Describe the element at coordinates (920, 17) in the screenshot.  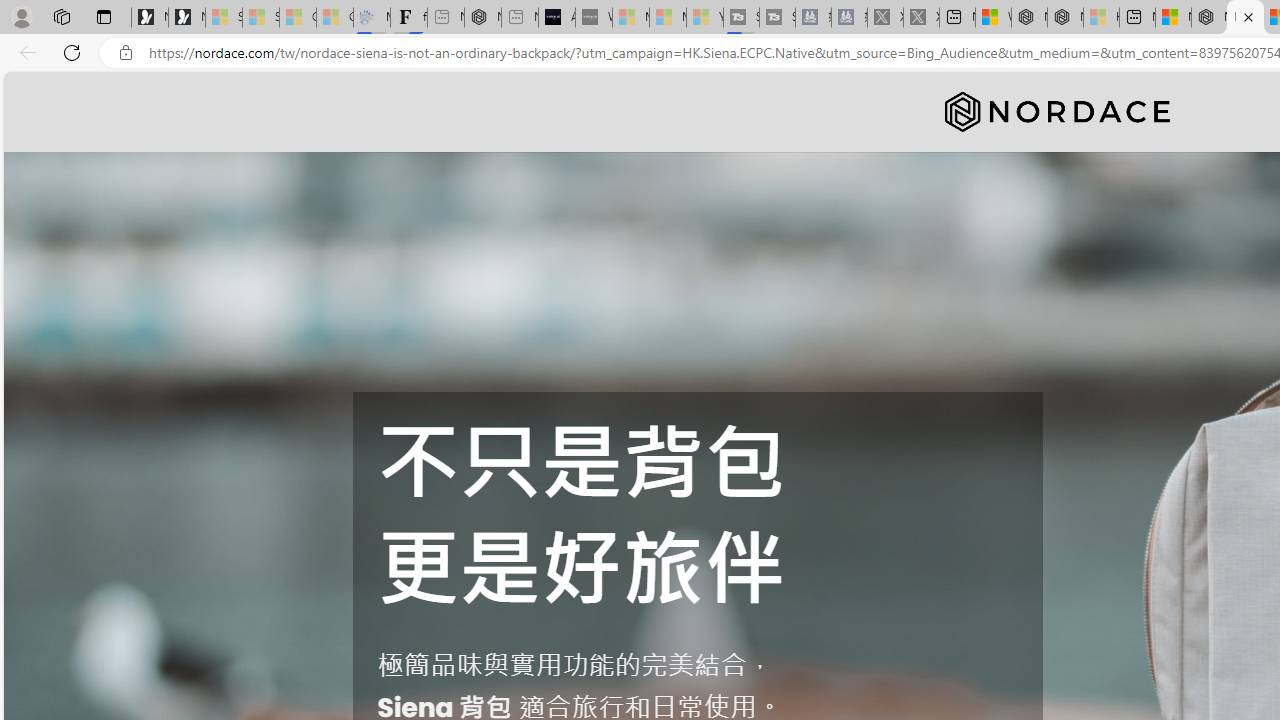
I see `'X - Sleeping'` at that location.